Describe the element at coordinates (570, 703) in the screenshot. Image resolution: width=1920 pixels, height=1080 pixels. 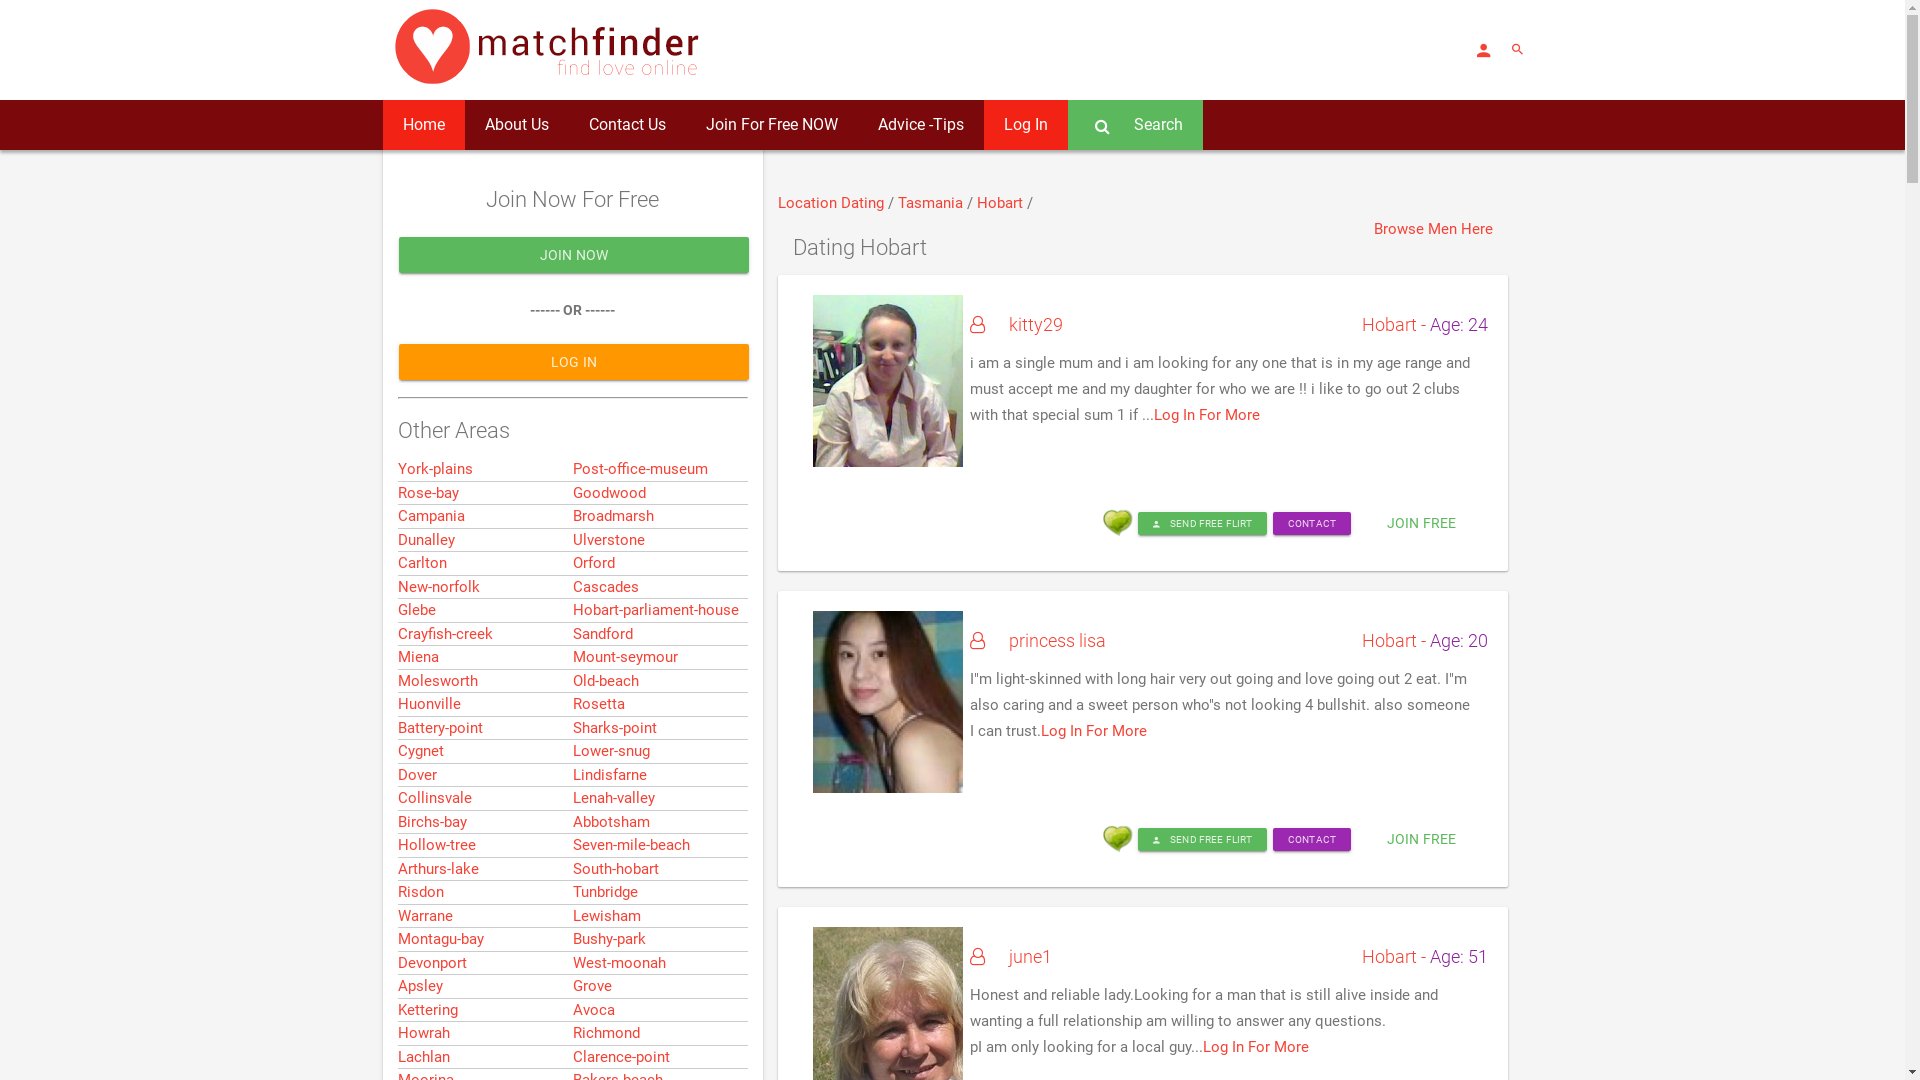
I see `'Rosetta'` at that location.